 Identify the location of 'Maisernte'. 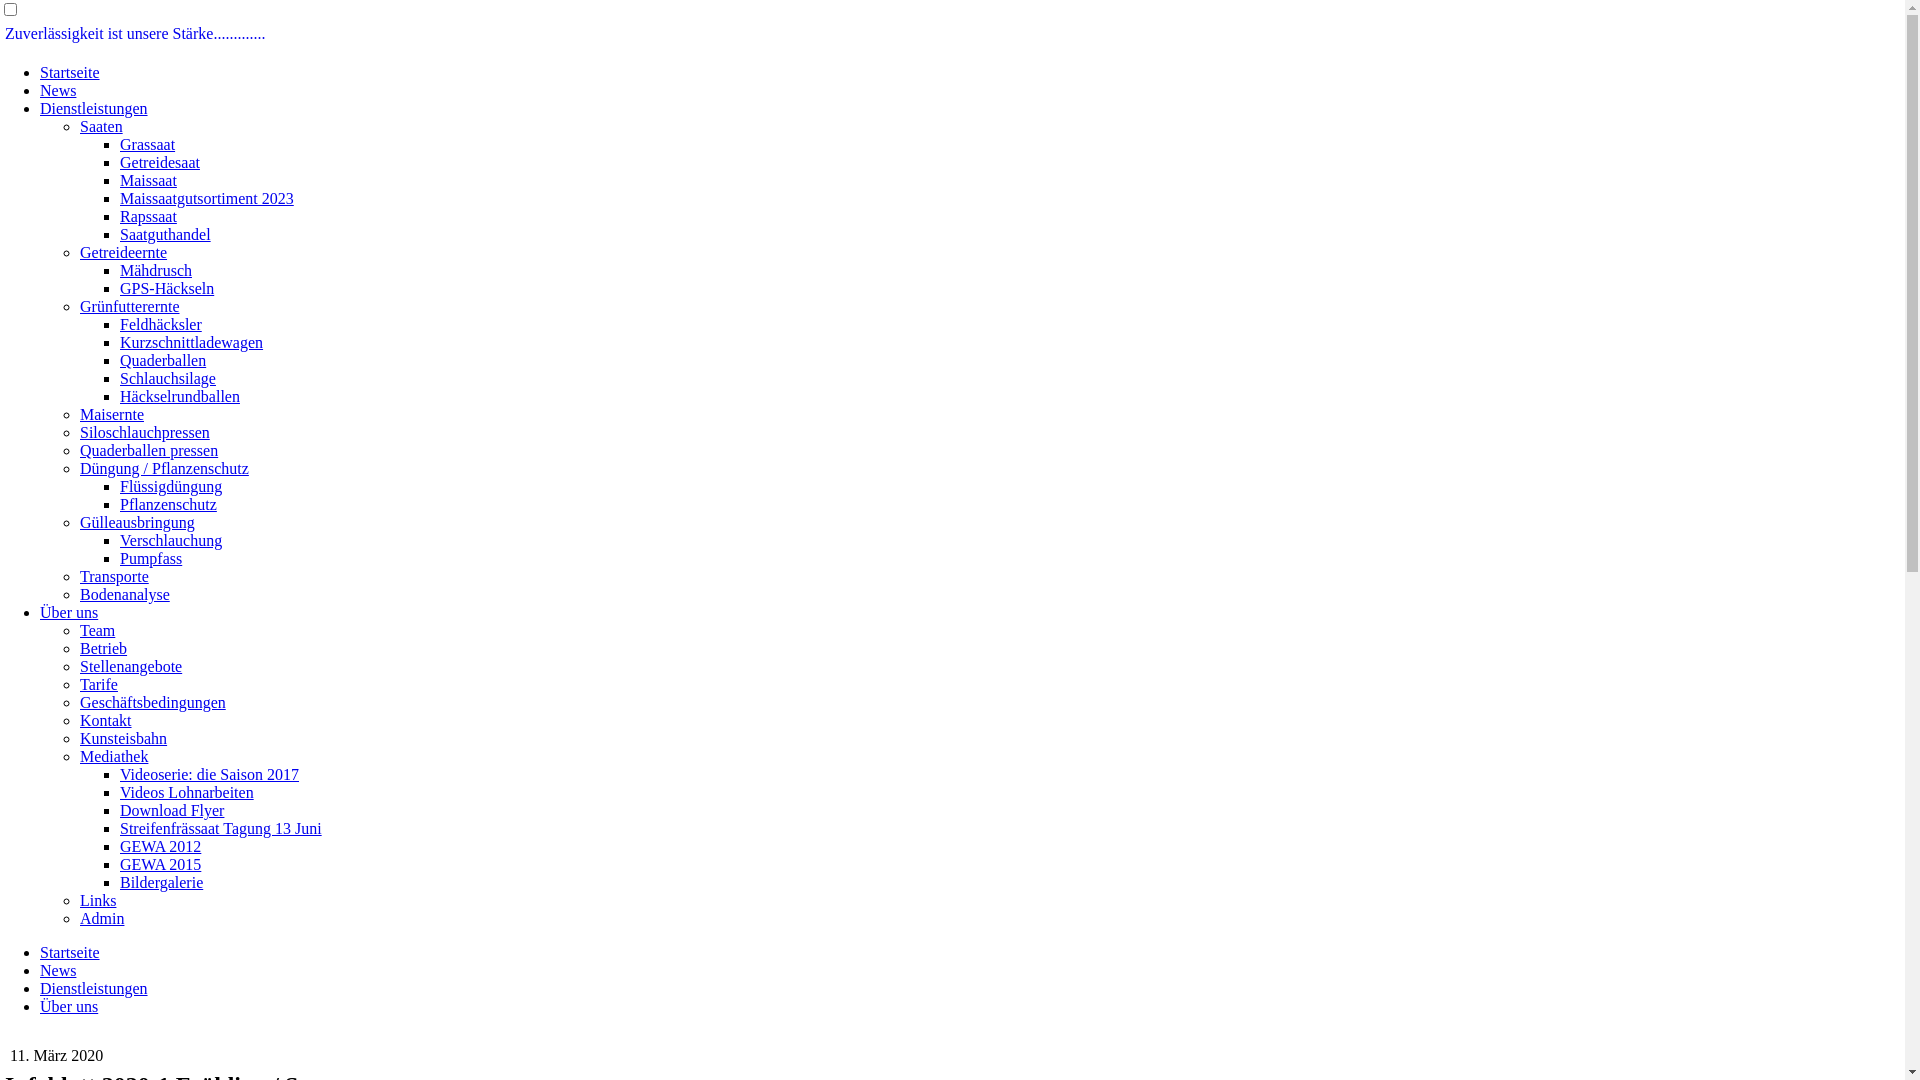
(110, 413).